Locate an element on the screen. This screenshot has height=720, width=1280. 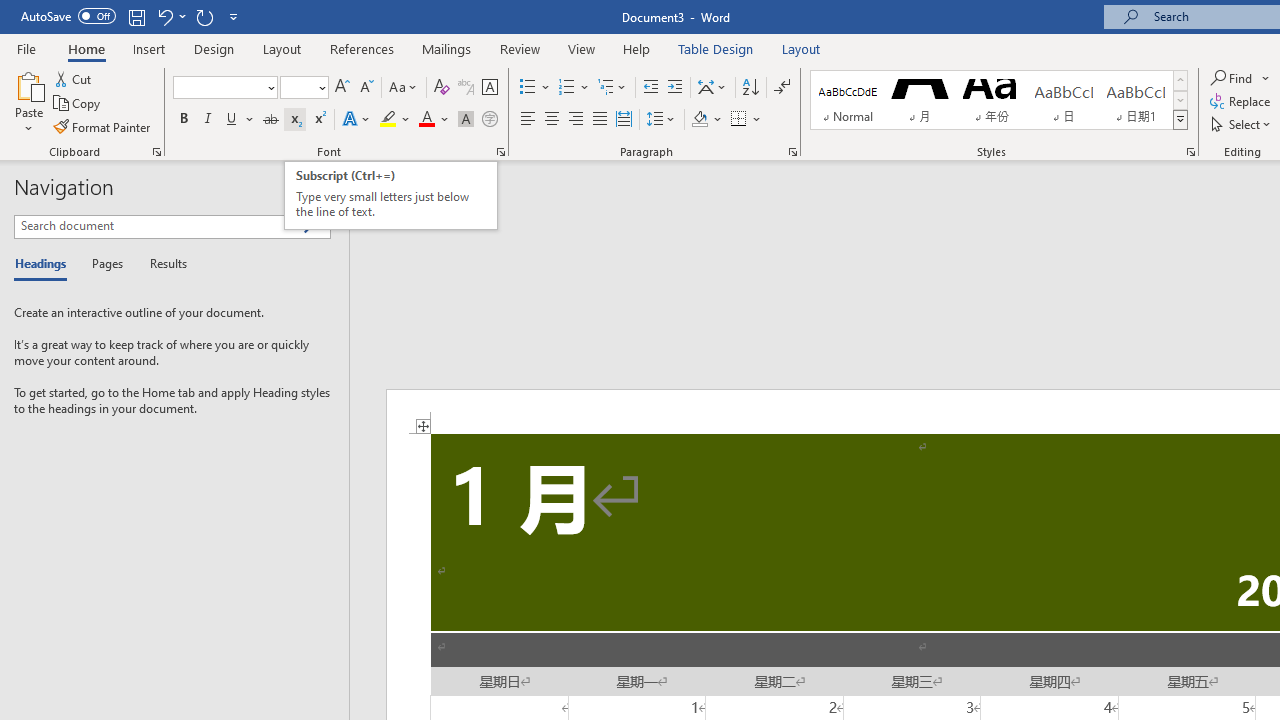
'Replace...' is located at coordinates (1241, 101).